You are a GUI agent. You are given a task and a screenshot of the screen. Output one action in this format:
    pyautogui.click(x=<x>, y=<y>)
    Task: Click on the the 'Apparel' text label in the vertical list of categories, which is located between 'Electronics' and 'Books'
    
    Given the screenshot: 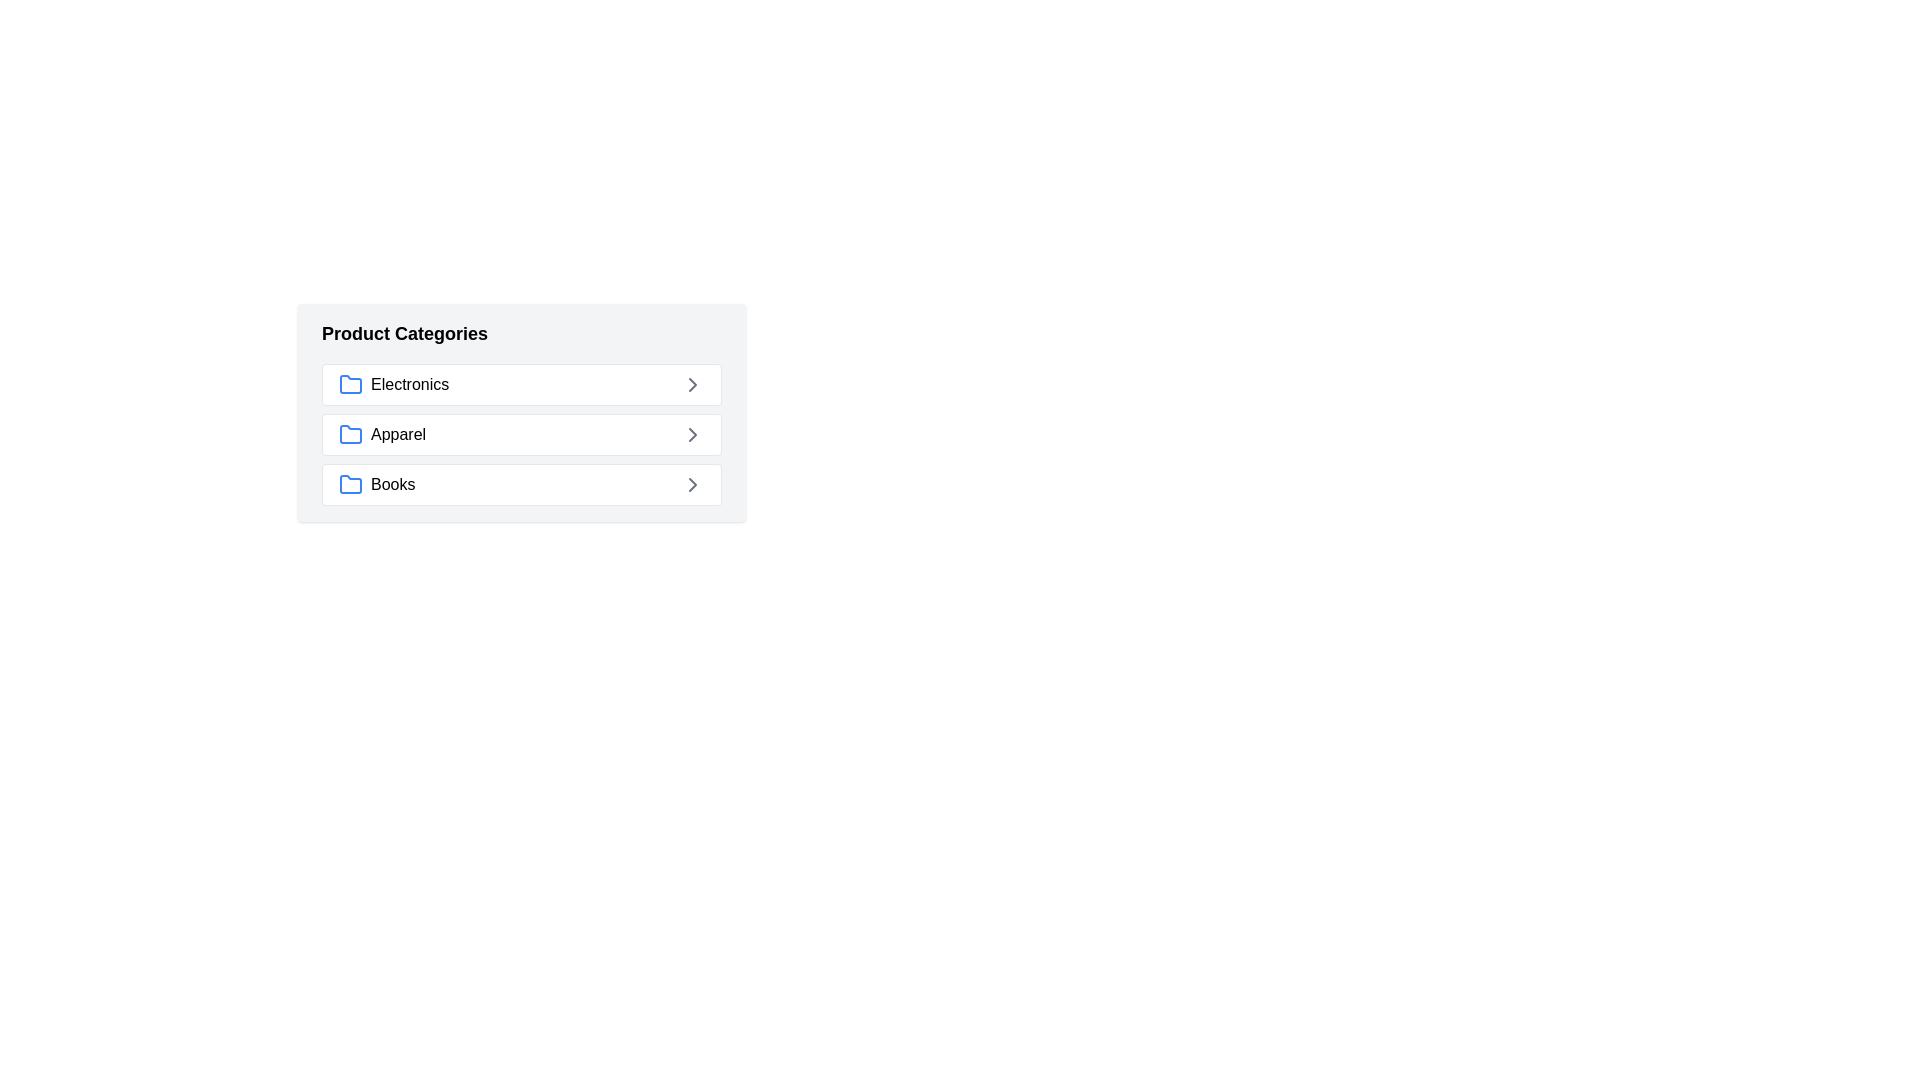 What is the action you would take?
    pyautogui.click(x=398, y=434)
    